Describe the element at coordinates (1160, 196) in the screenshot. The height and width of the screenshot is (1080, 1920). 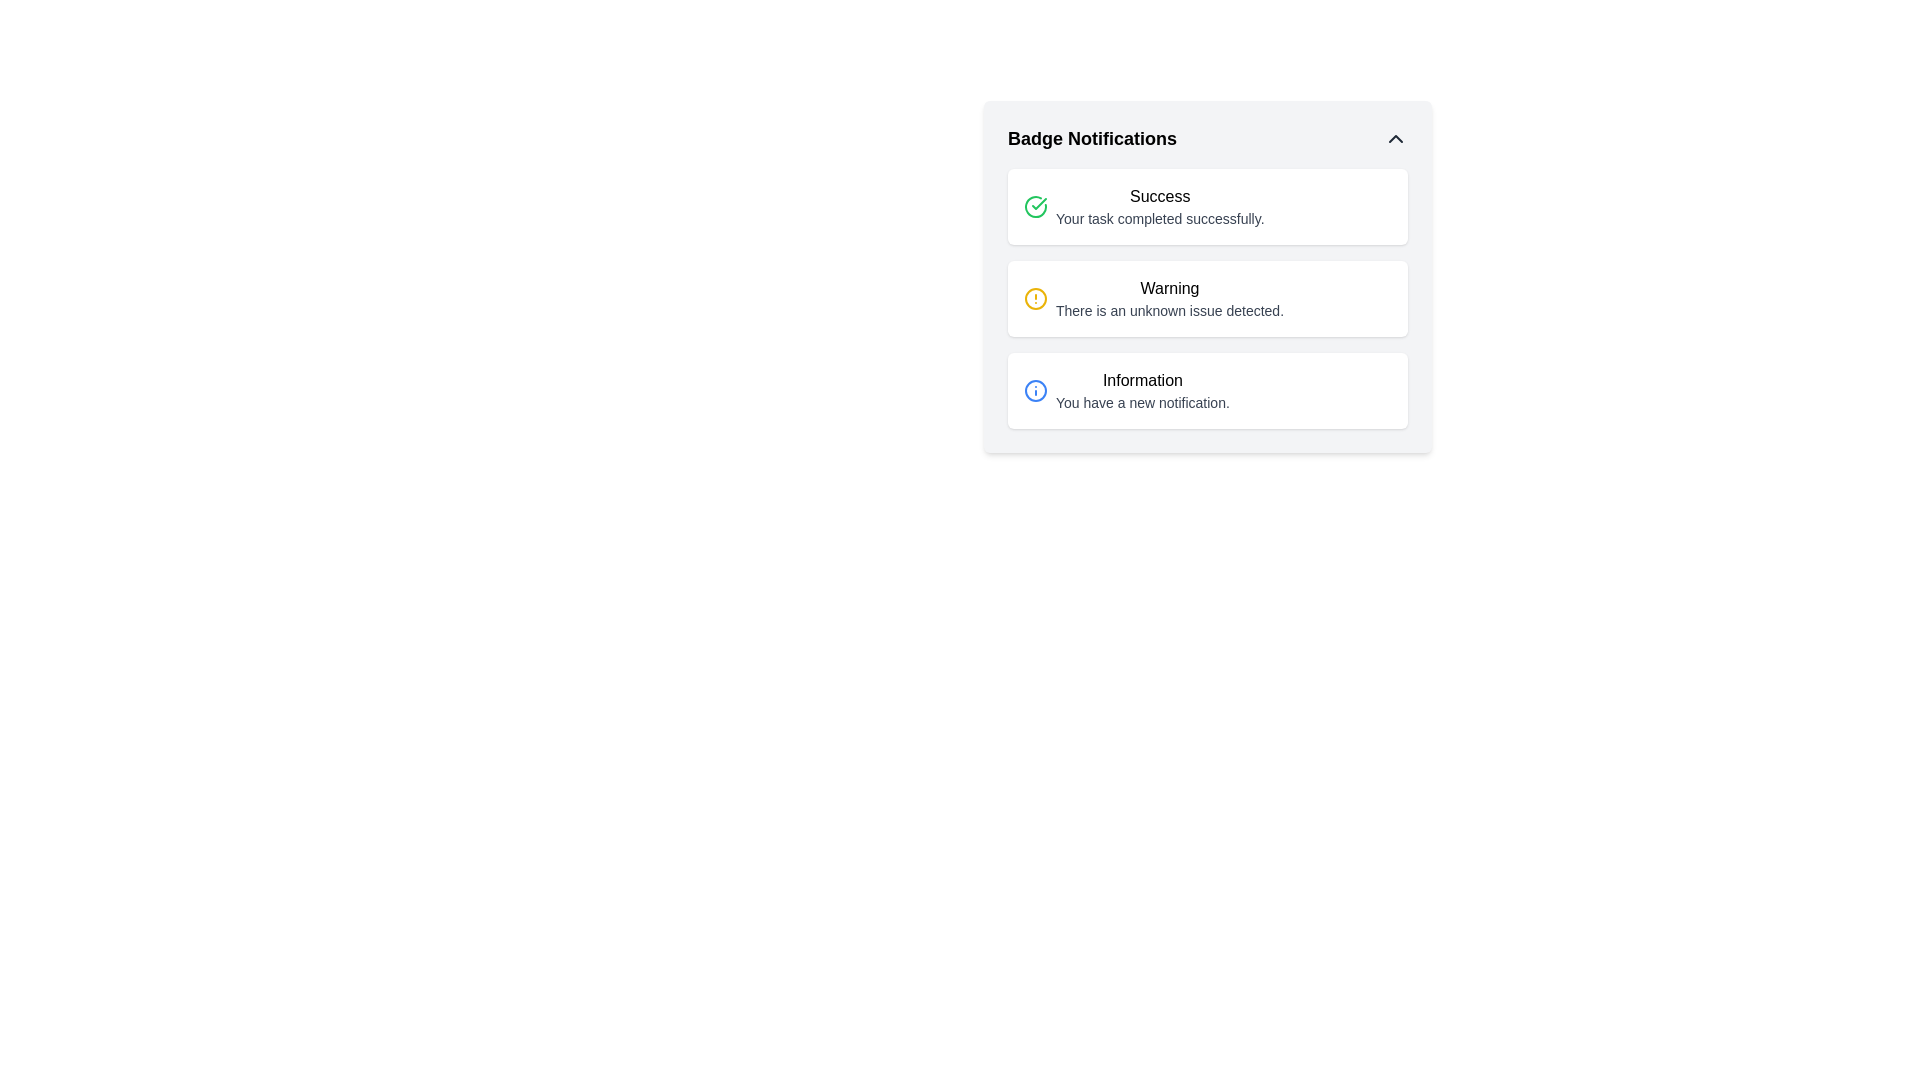
I see `the text label that serves as a header for the notification message, which is located in the 'Badge Notifications' section and precedes the text 'Your task completed successfully'` at that location.